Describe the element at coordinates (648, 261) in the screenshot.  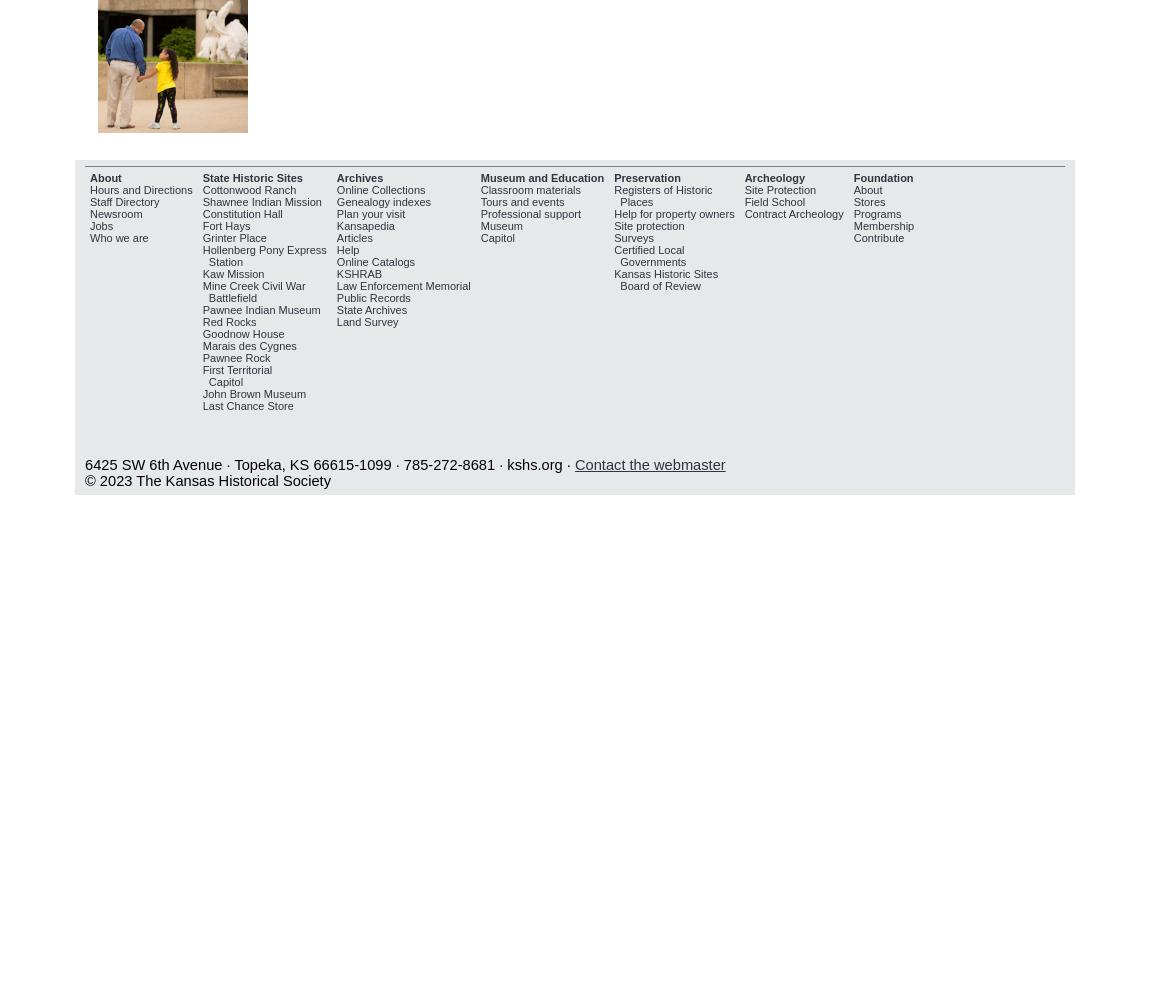
I see `'Governments'` at that location.